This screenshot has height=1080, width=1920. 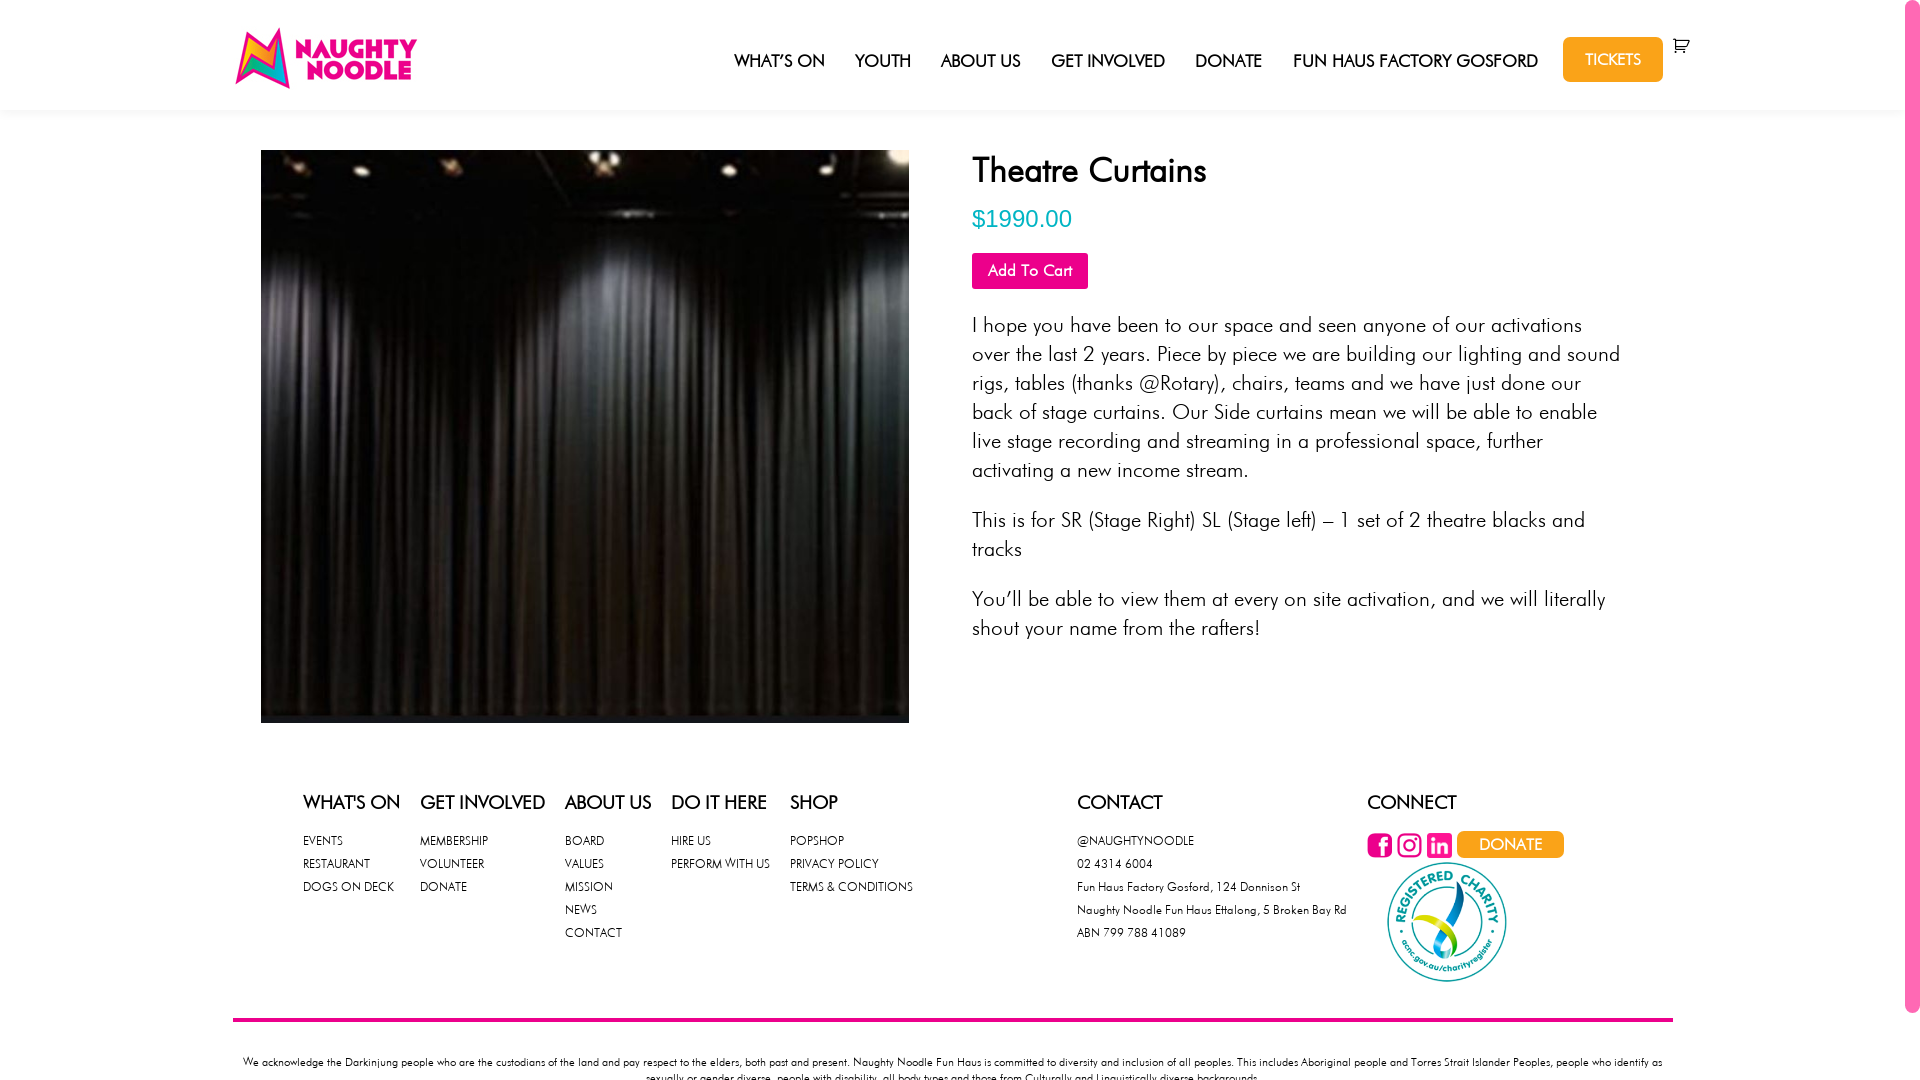 What do you see at coordinates (1612, 58) in the screenshot?
I see `'TICKETS'` at bounding box center [1612, 58].